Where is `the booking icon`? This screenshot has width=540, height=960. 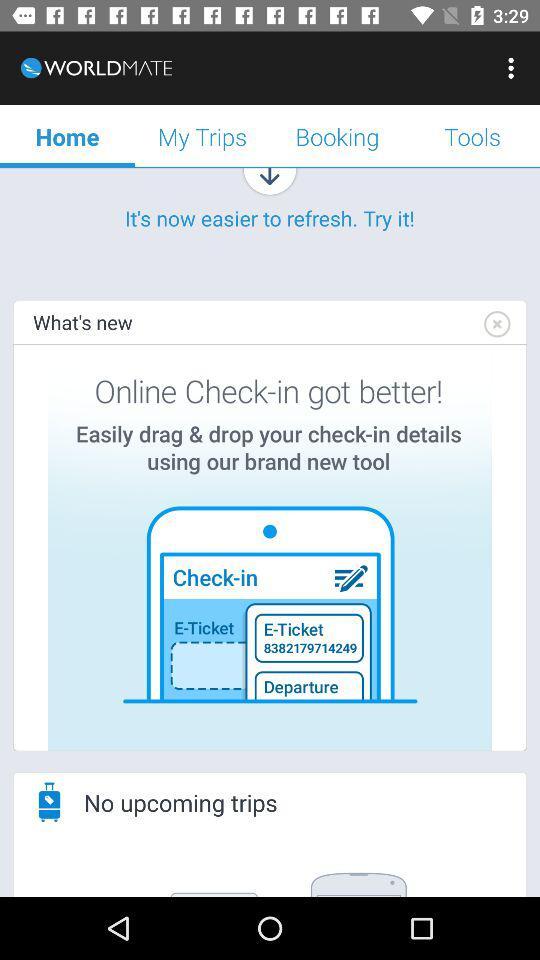 the booking icon is located at coordinates (337, 135).